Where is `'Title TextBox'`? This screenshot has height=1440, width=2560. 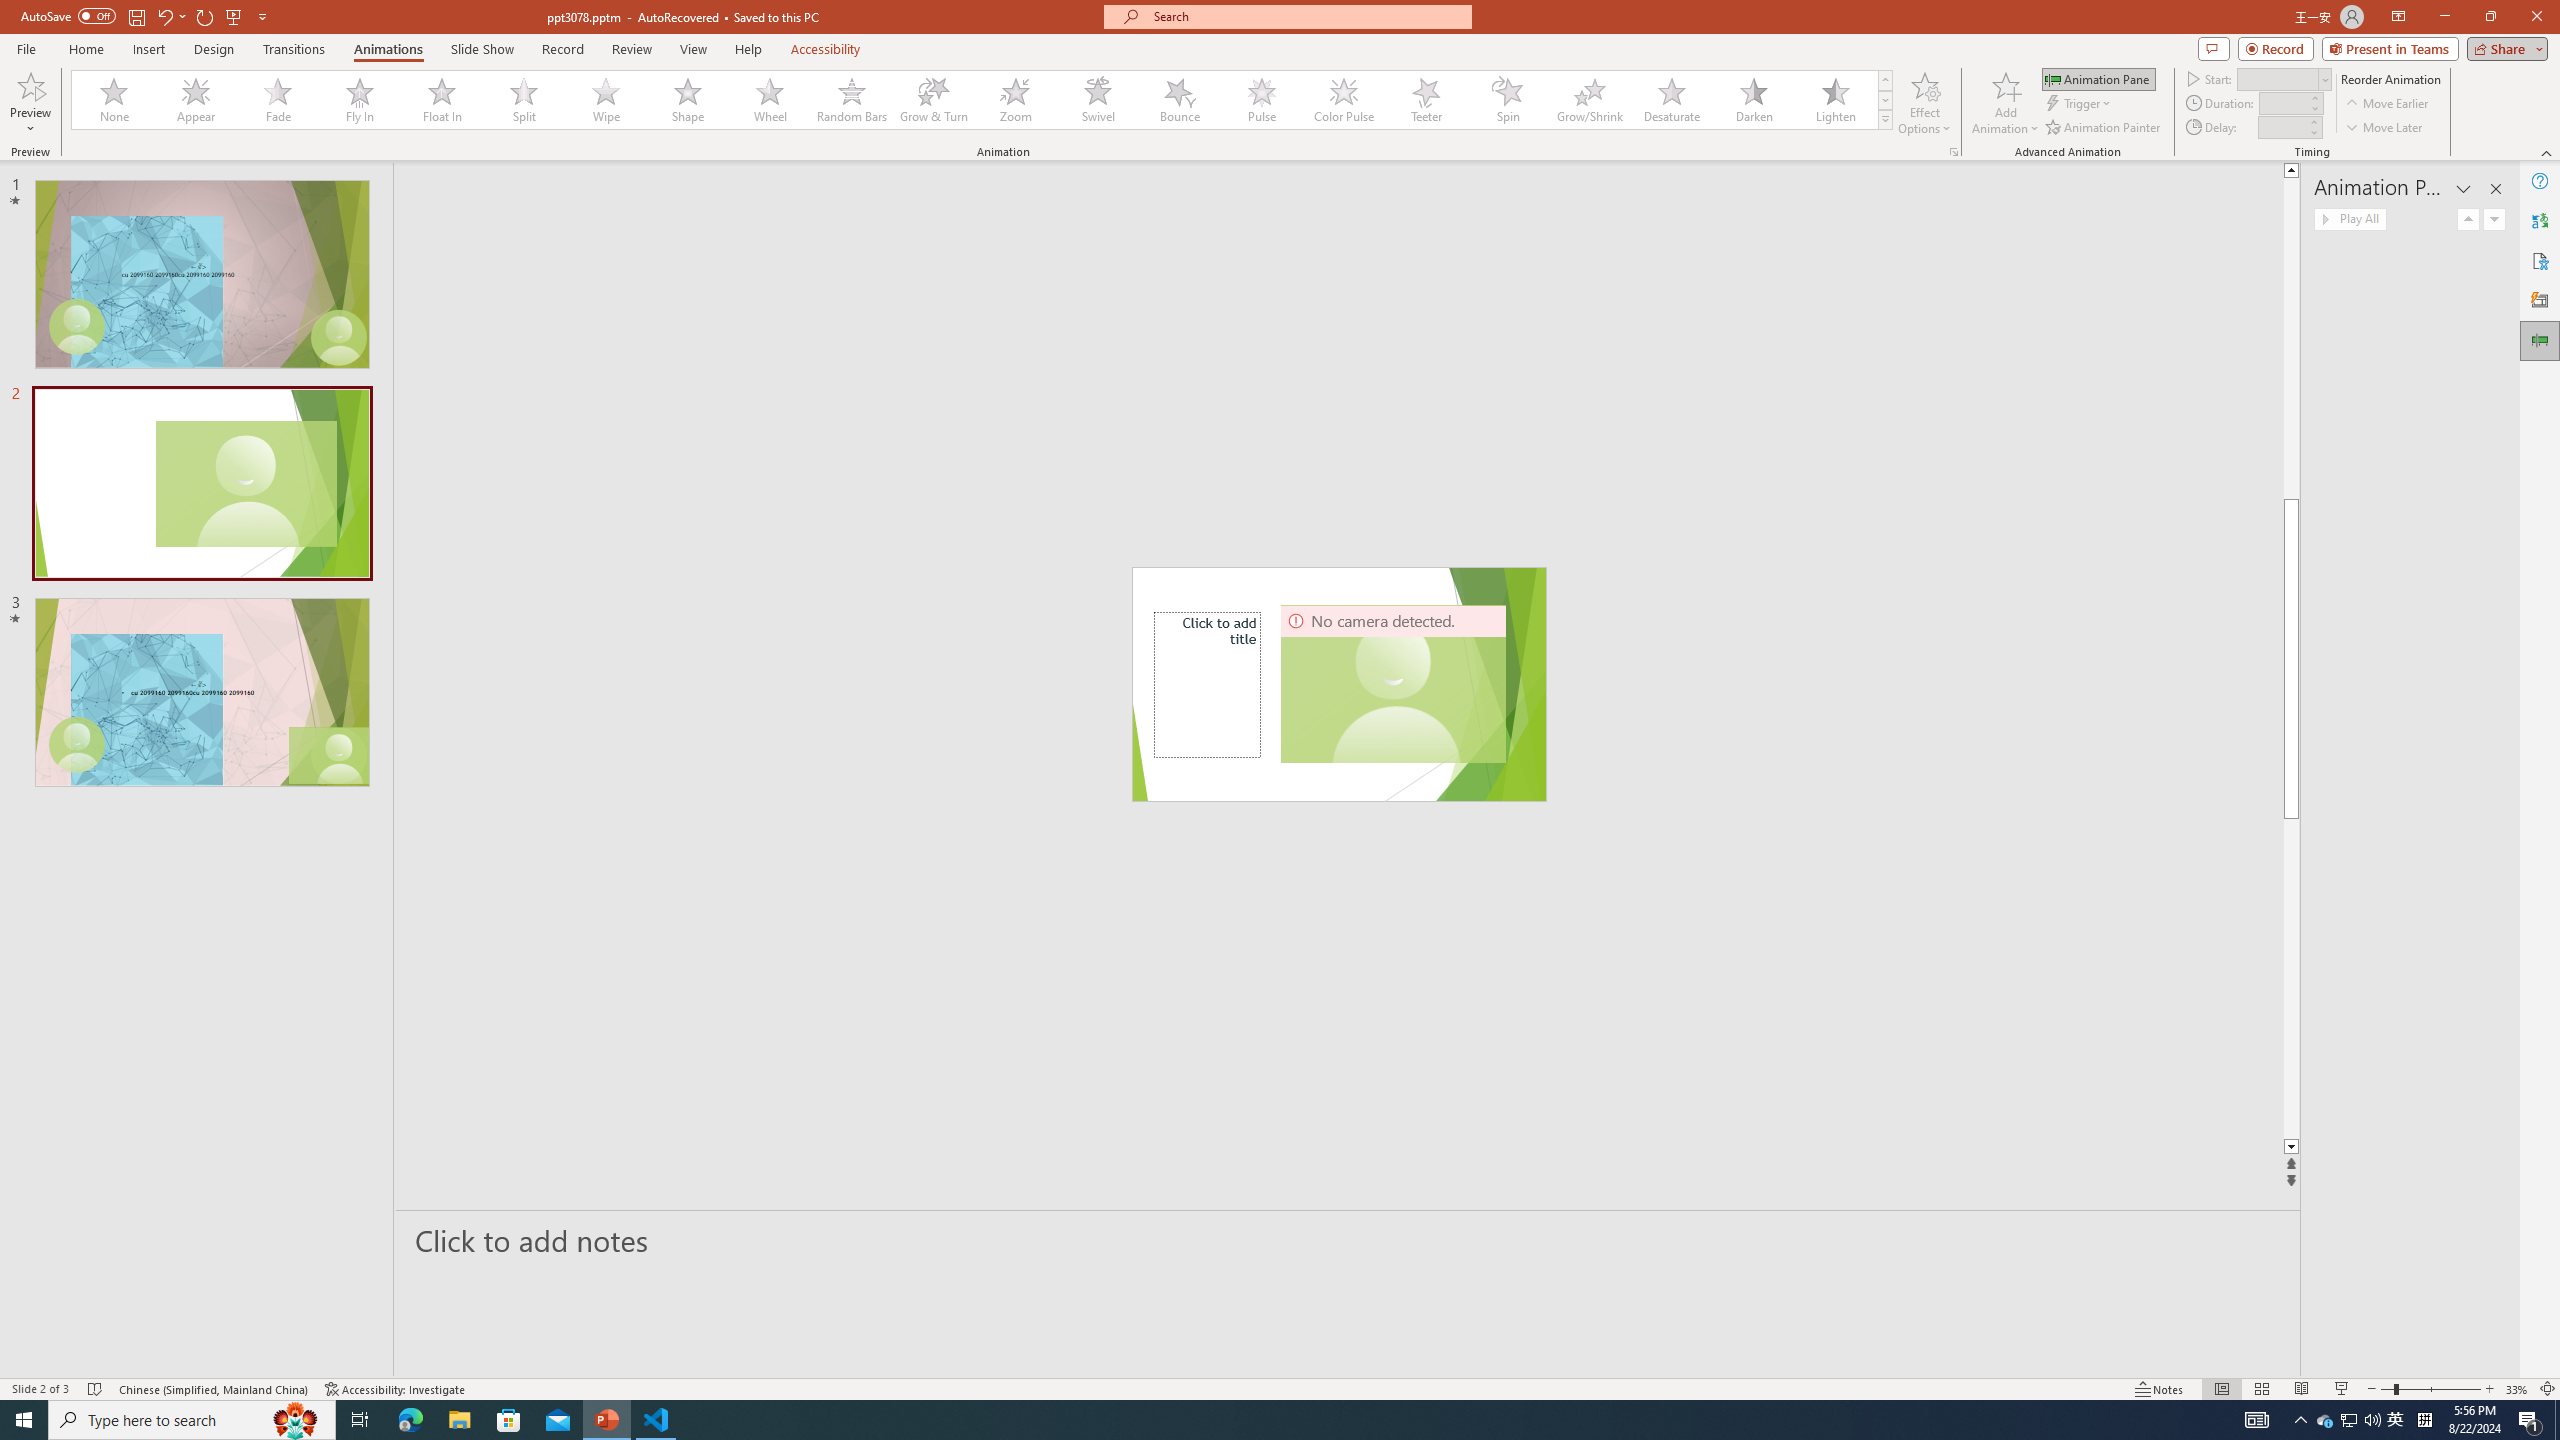
'Title TextBox' is located at coordinates (1207, 683).